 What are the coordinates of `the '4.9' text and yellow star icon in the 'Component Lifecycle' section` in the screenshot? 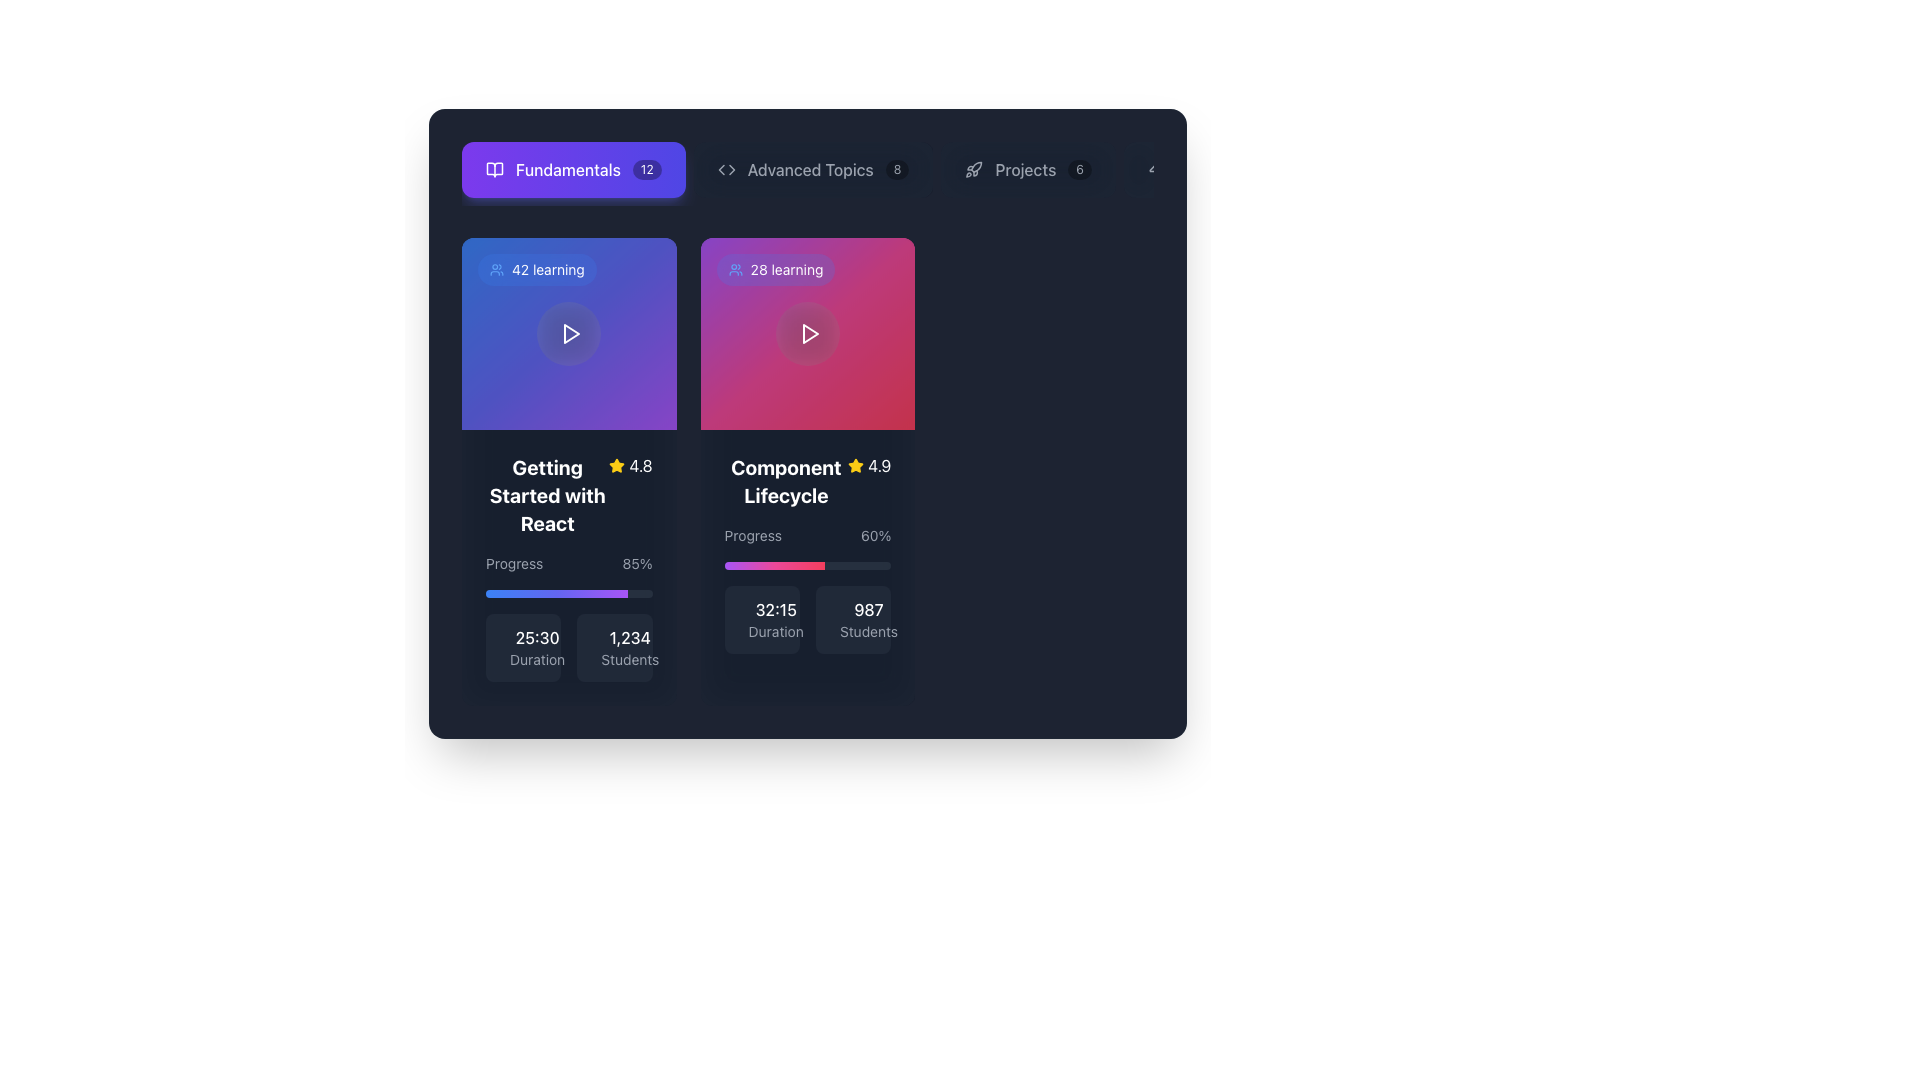 It's located at (869, 466).